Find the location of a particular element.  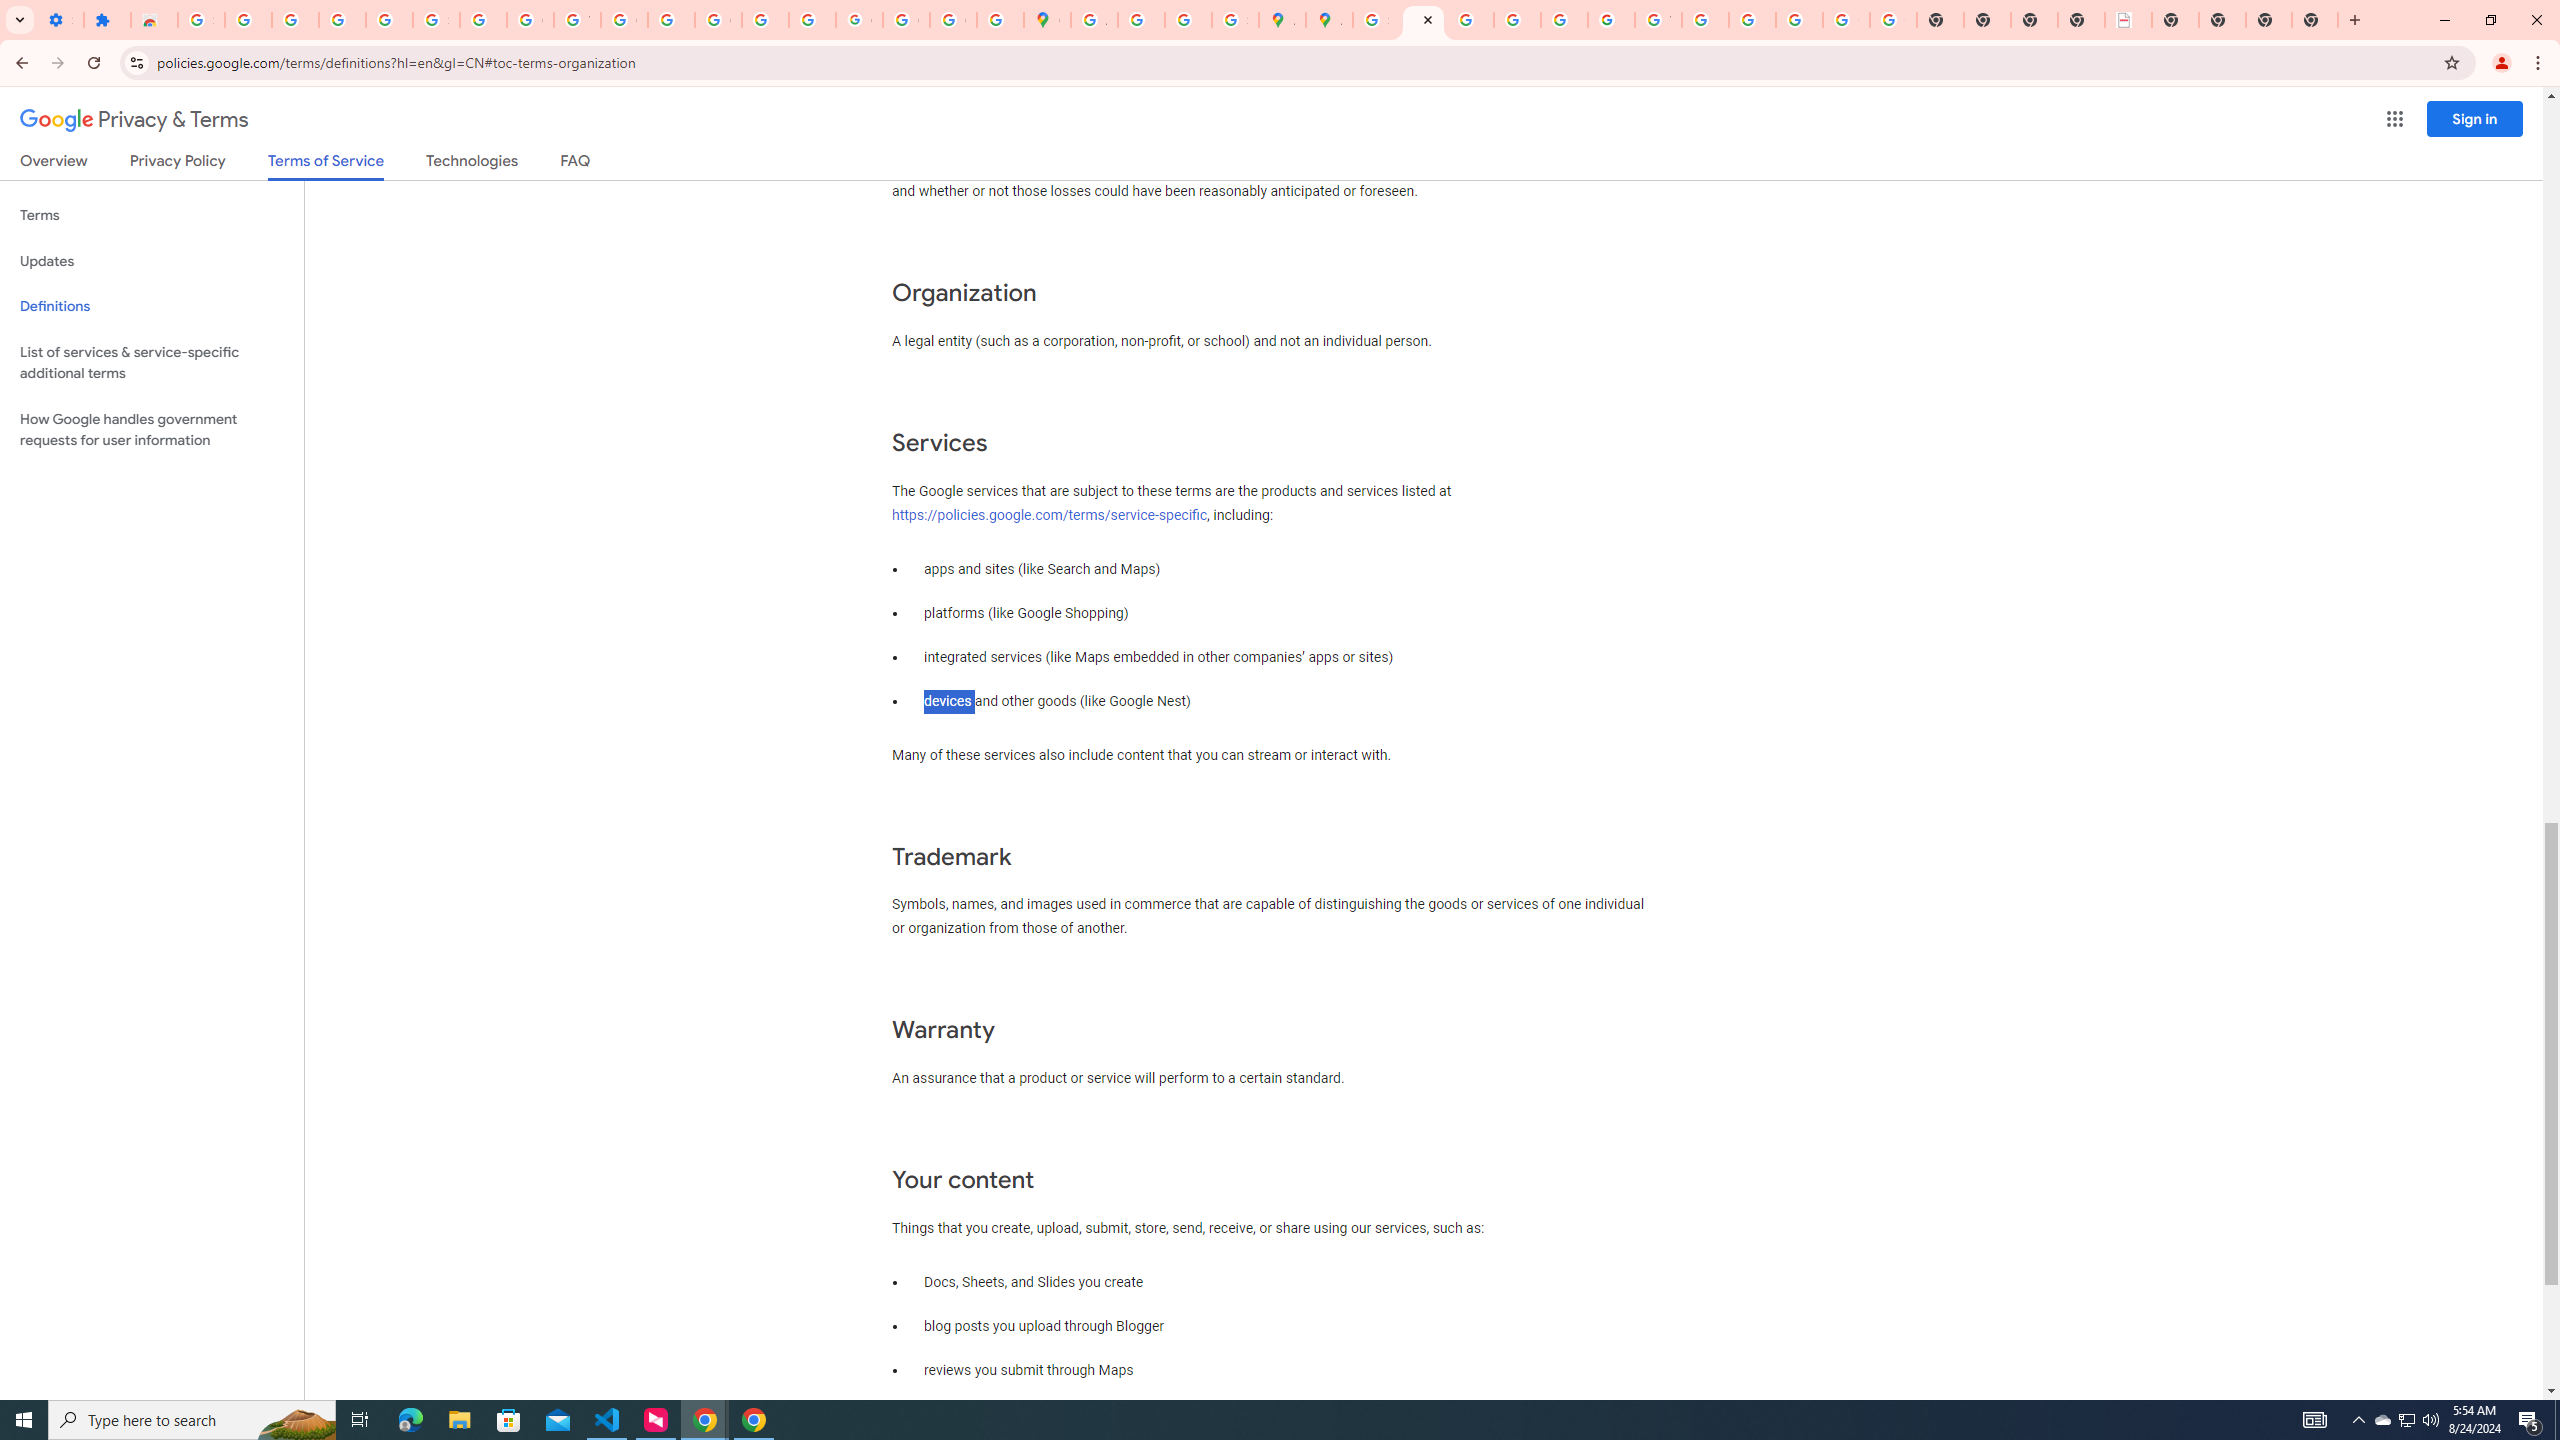

'List of services & service-specific additional terms' is located at coordinates (151, 361).